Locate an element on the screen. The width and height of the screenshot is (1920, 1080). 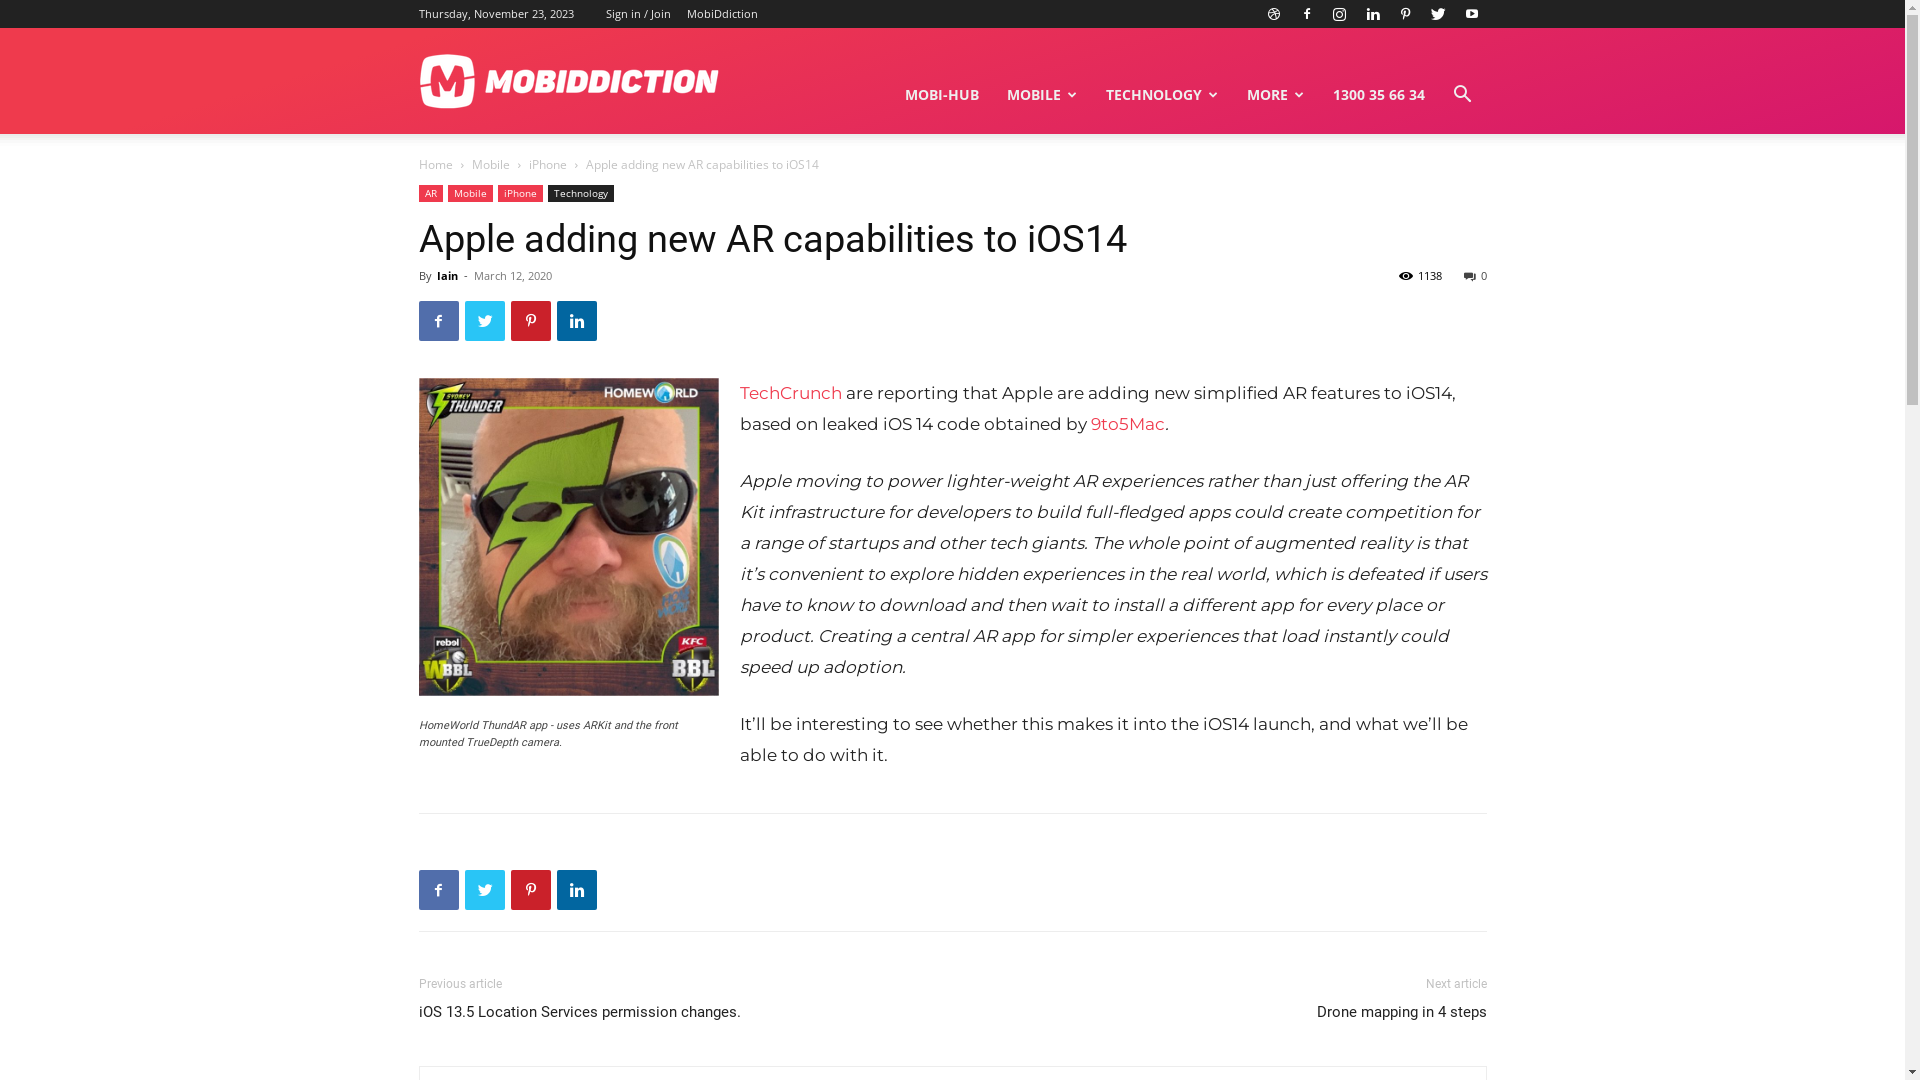
'TECHNOLOGY' is located at coordinates (1162, 95).